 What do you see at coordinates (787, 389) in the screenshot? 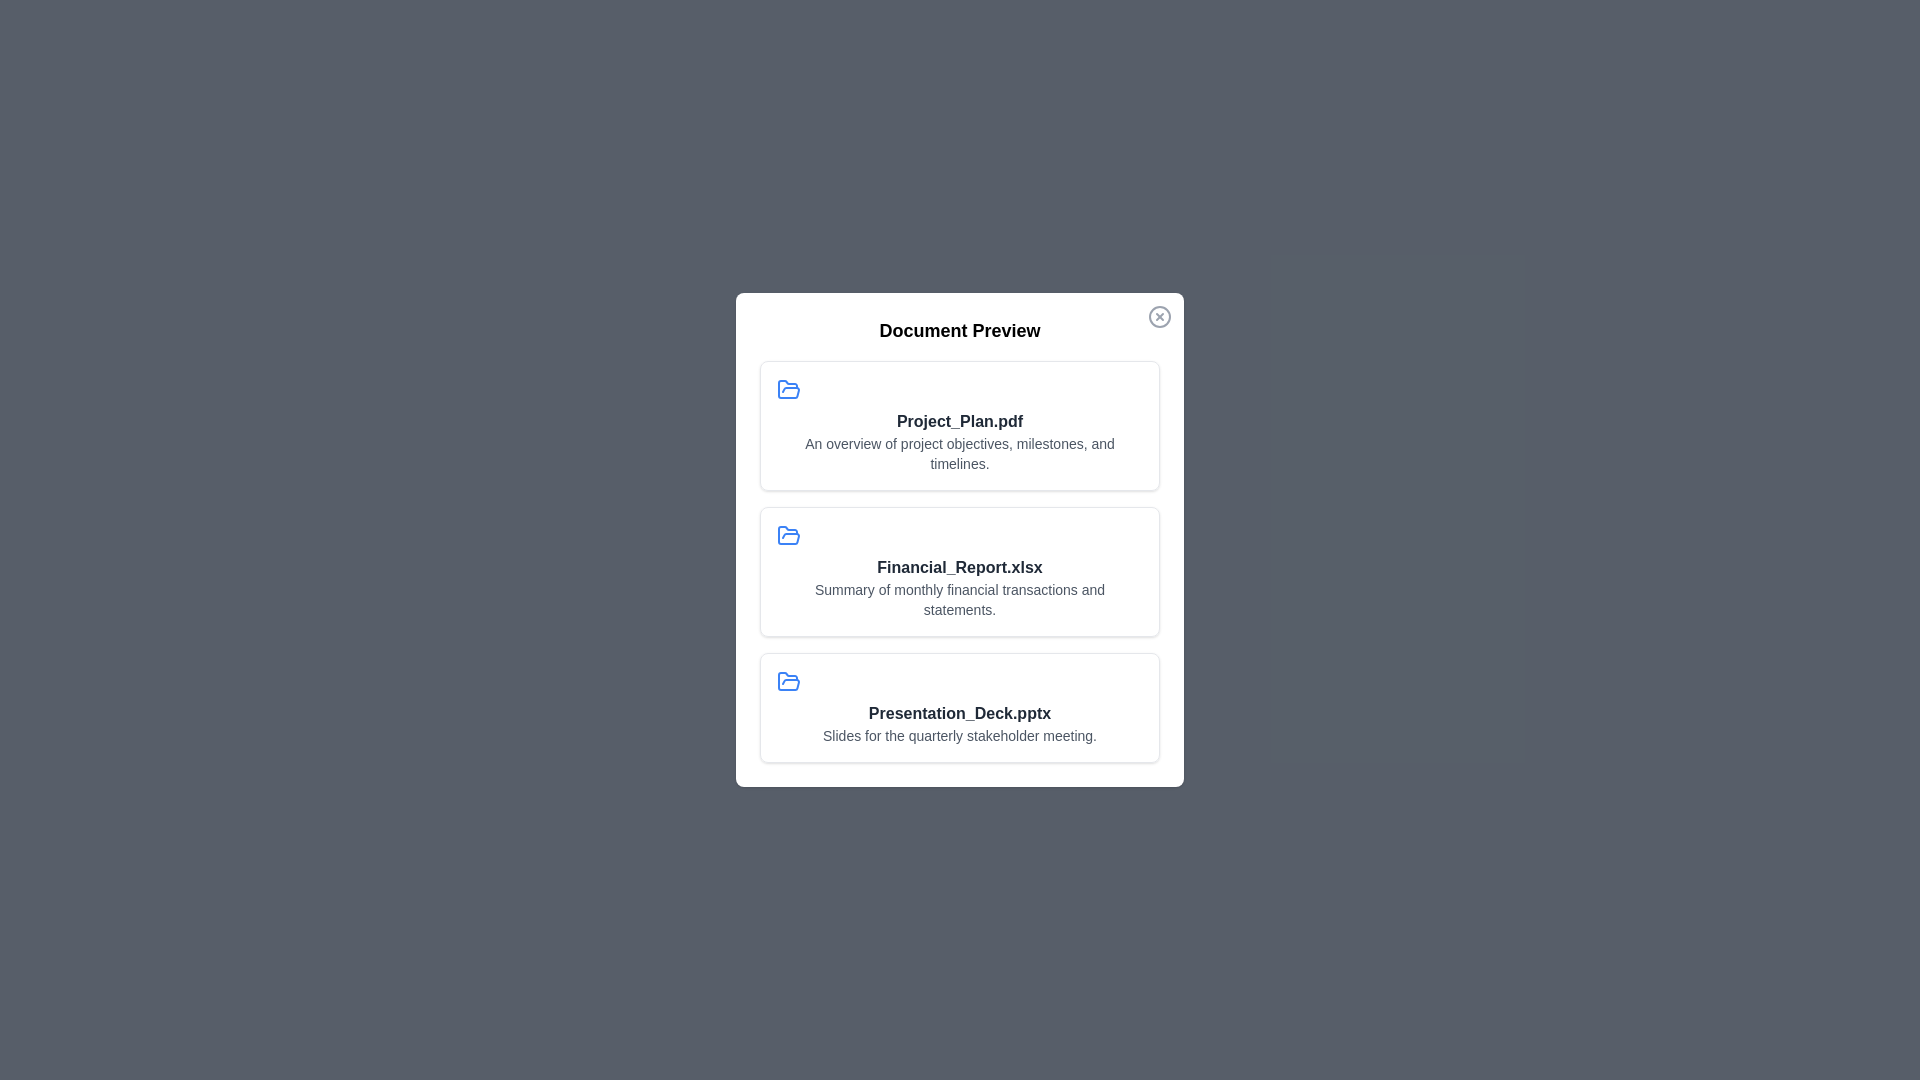
I see `the icon associated with the document Project_Plan.pdf to examine it visually` at bounding box center [787, 389].